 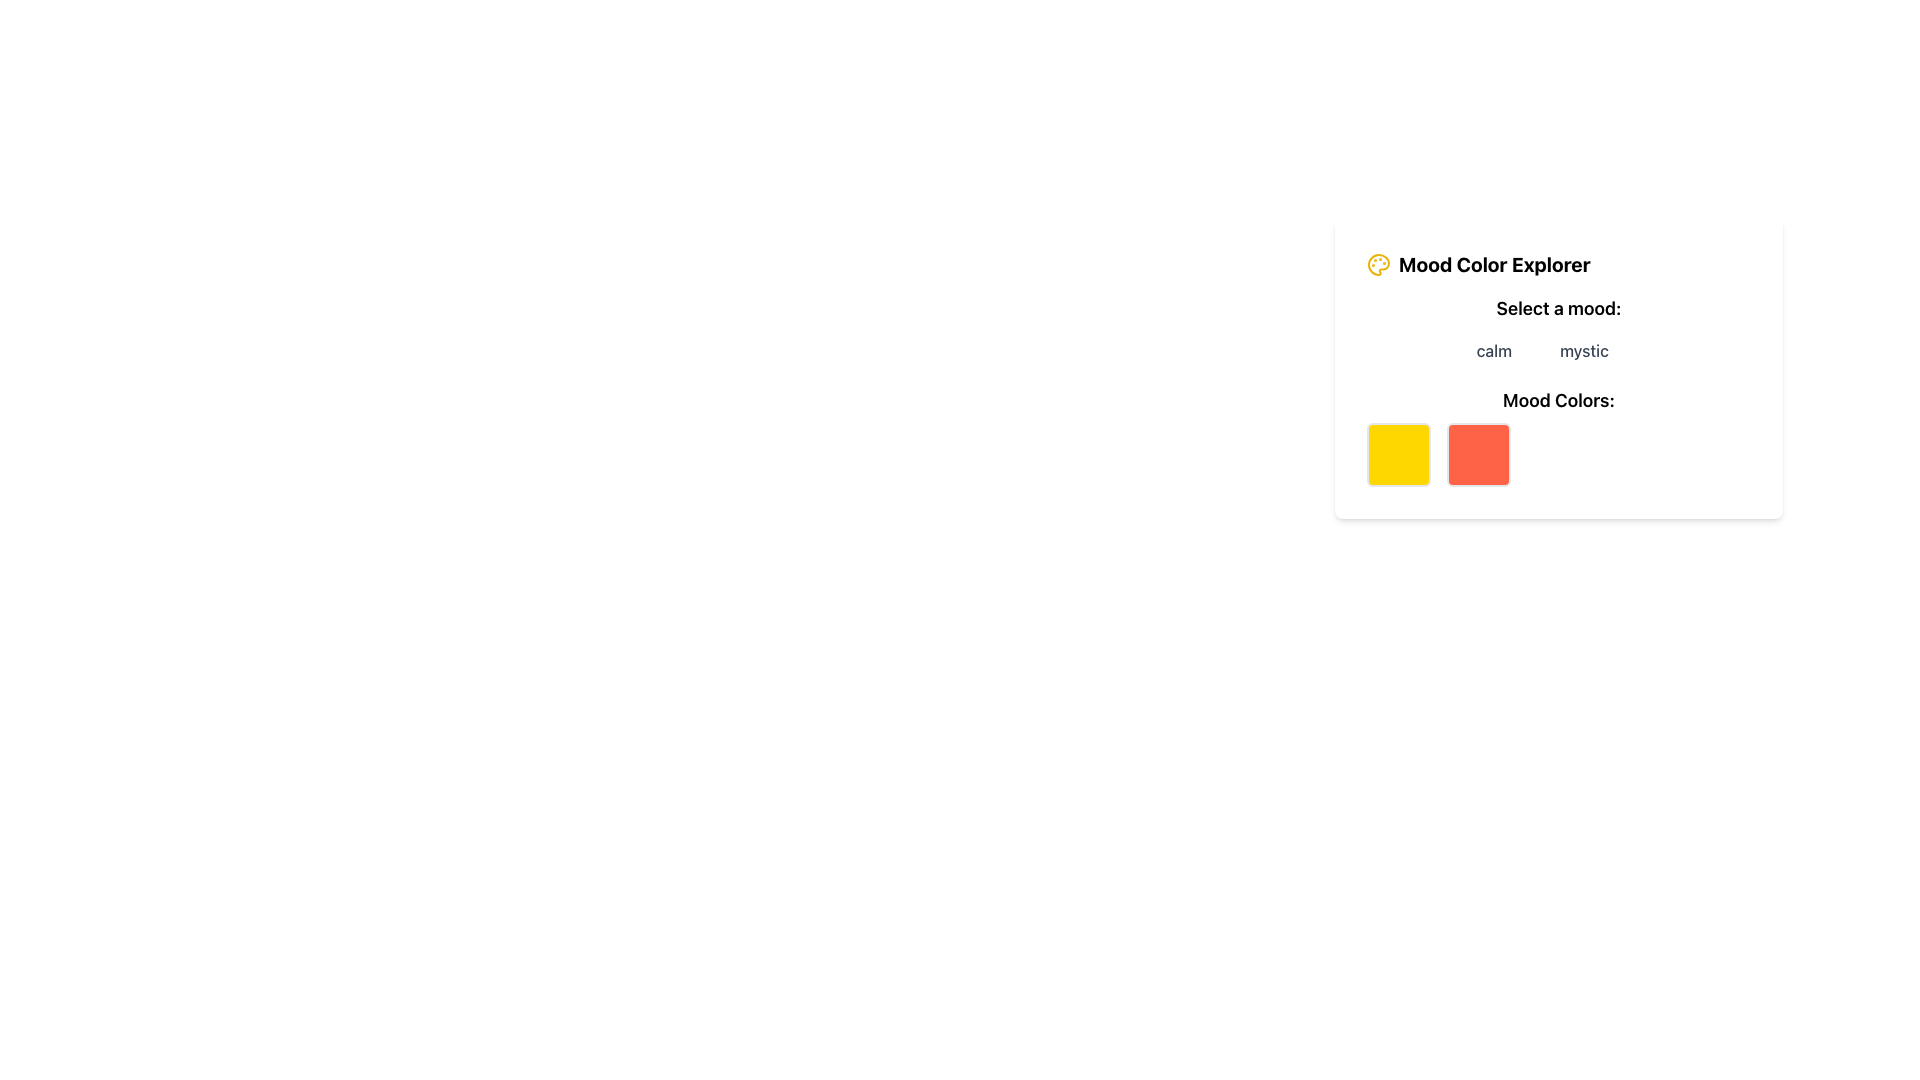 I want to click on the 'mystic' button in the Interactive selection menu labeled 'Select a mood:', so click(x=1558, y=331).